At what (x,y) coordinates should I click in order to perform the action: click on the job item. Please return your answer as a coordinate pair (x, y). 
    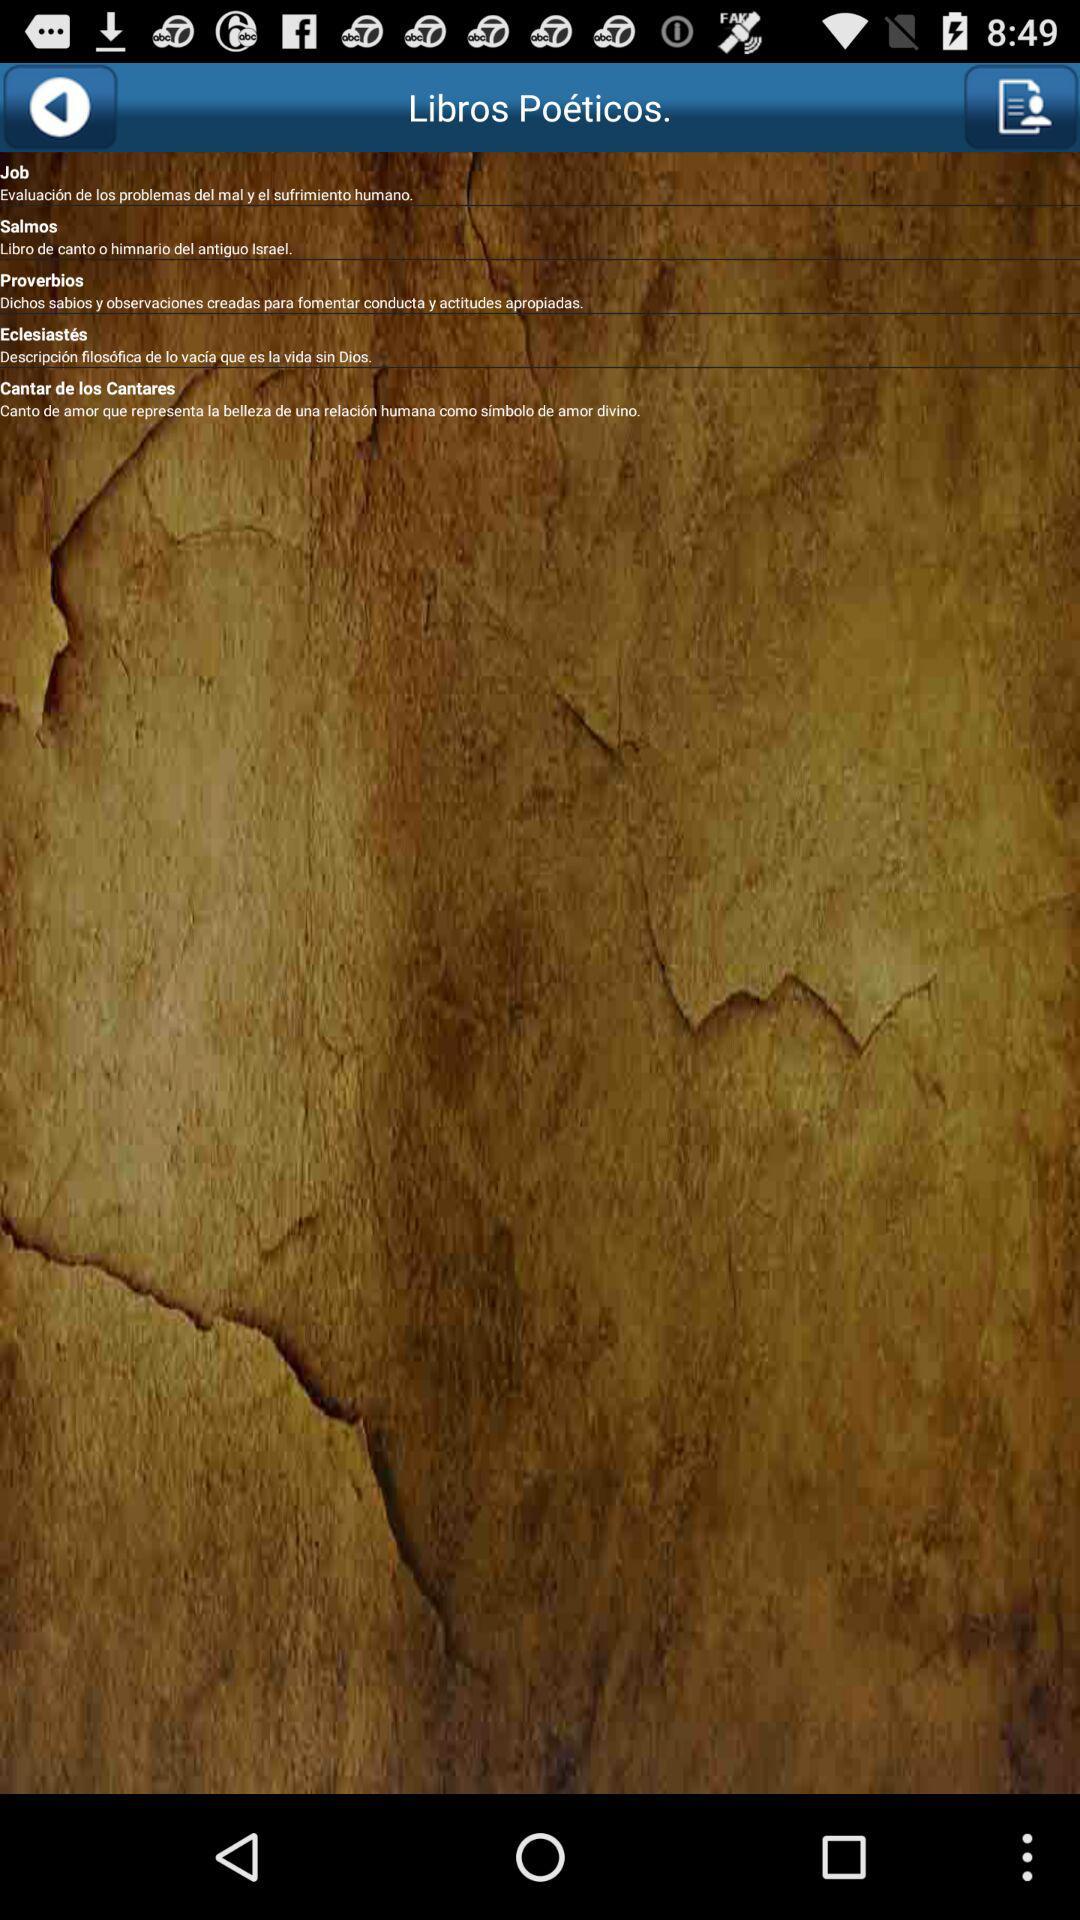
    Looking at the image, I should click on (540, 168).